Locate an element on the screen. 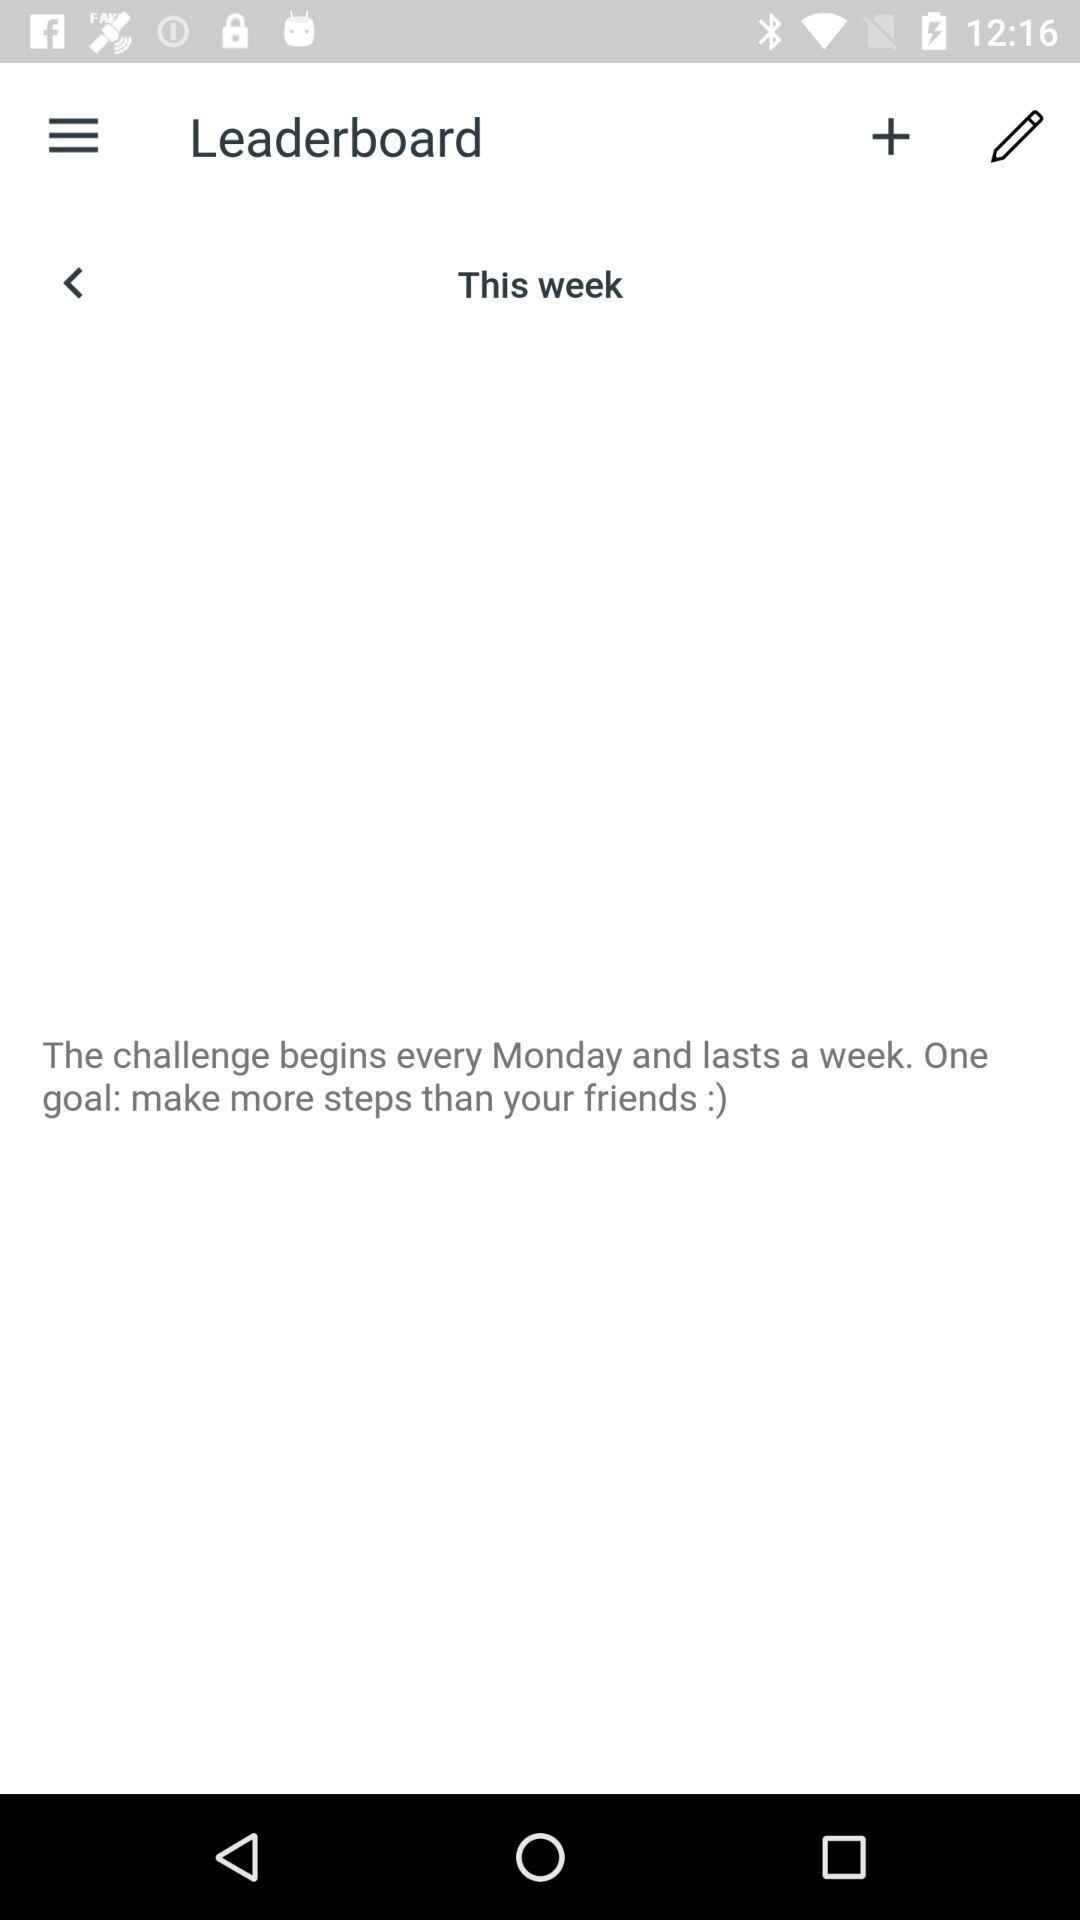  the arrow_backward icon is located at coordinates (72, 282).